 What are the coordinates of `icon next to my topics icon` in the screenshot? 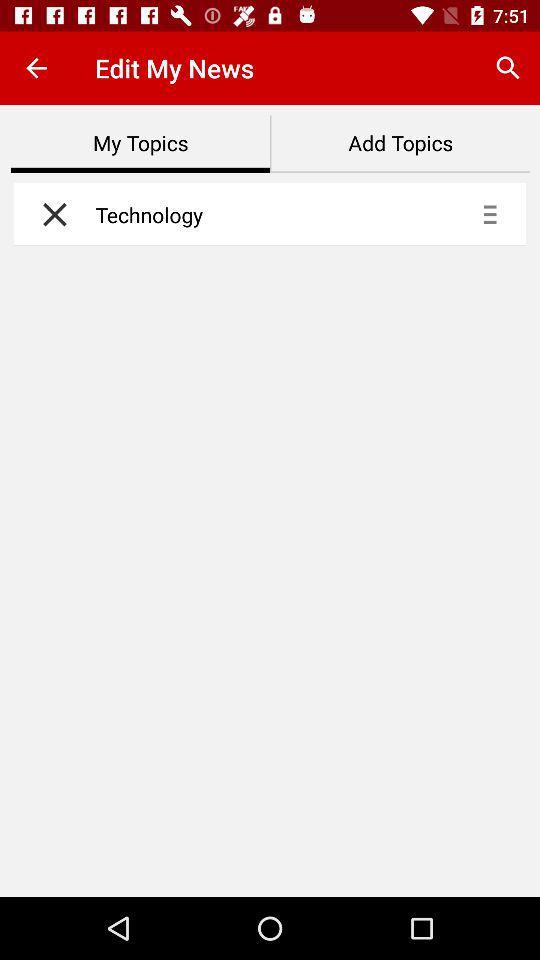 It's located at (400, 143).